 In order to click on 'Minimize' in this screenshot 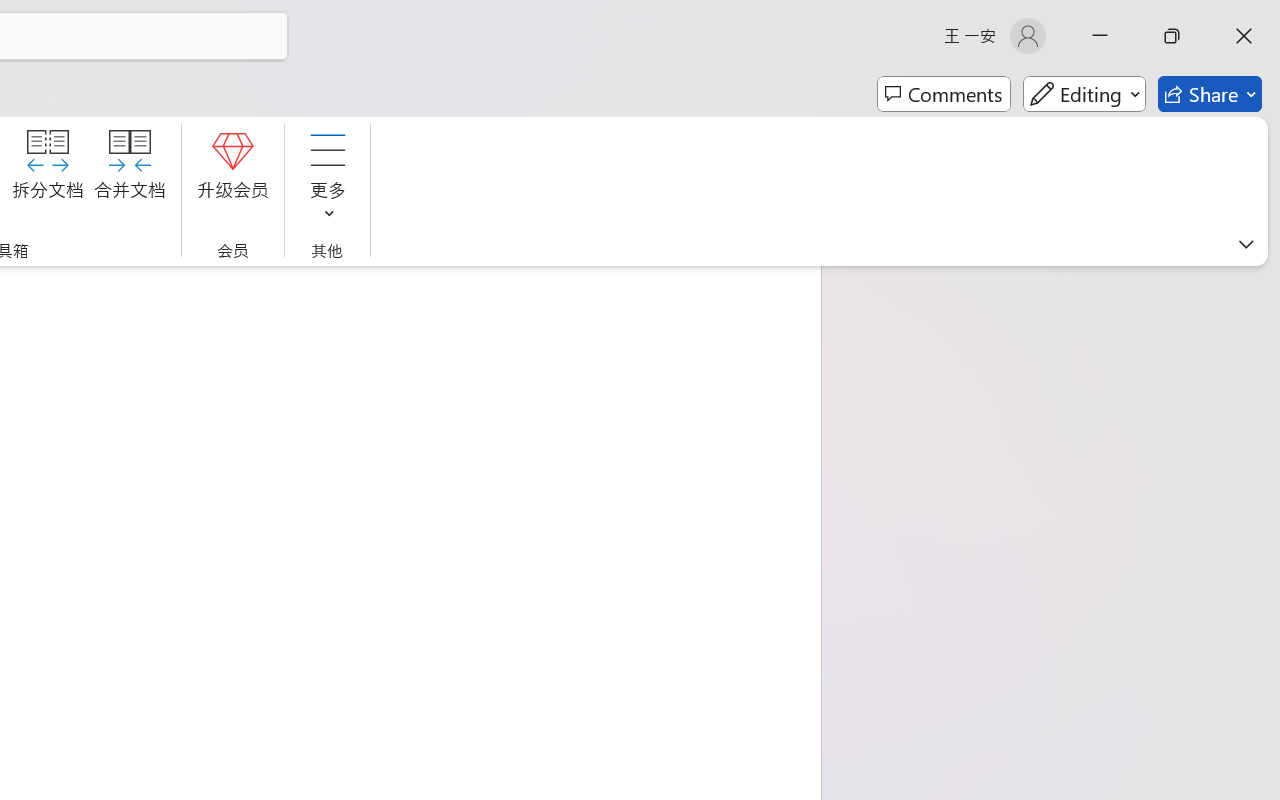, I will do `click(1099, 35)`.